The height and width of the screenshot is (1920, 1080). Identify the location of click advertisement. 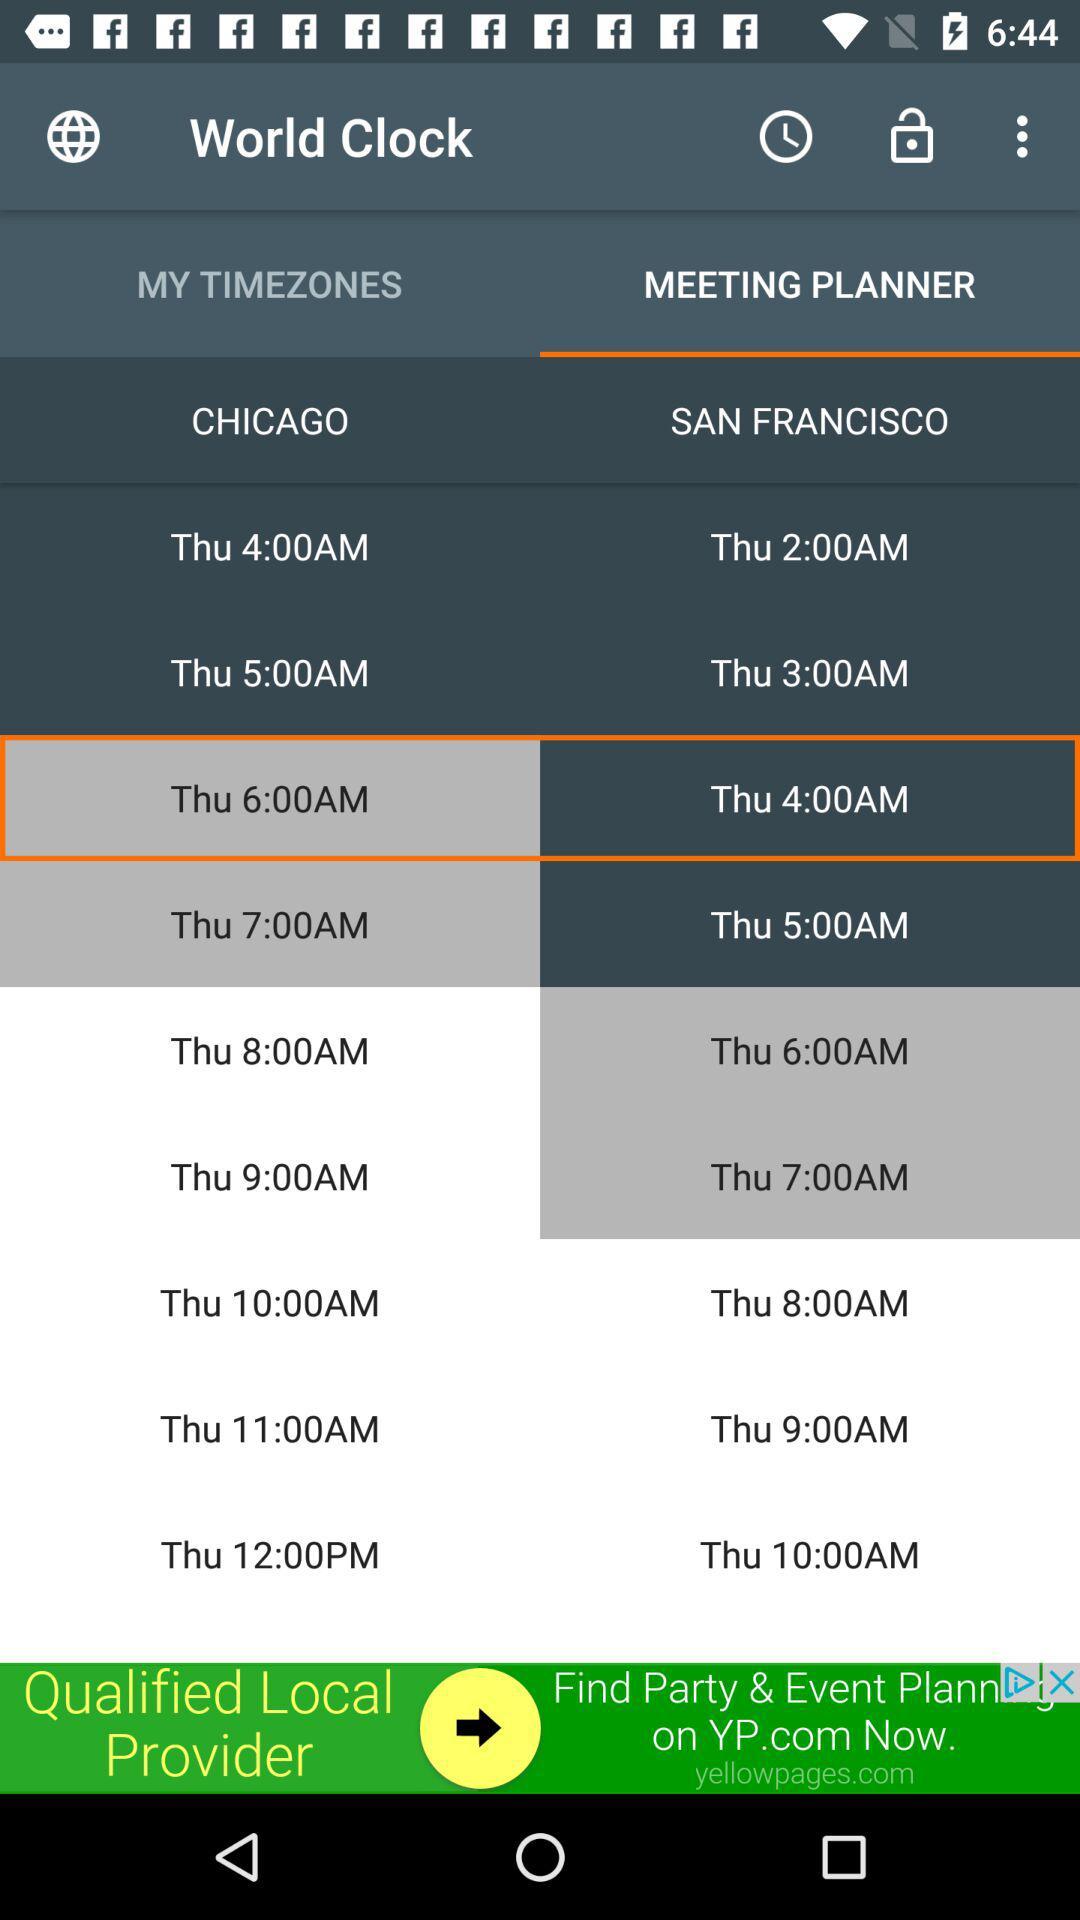
(540, 1727).